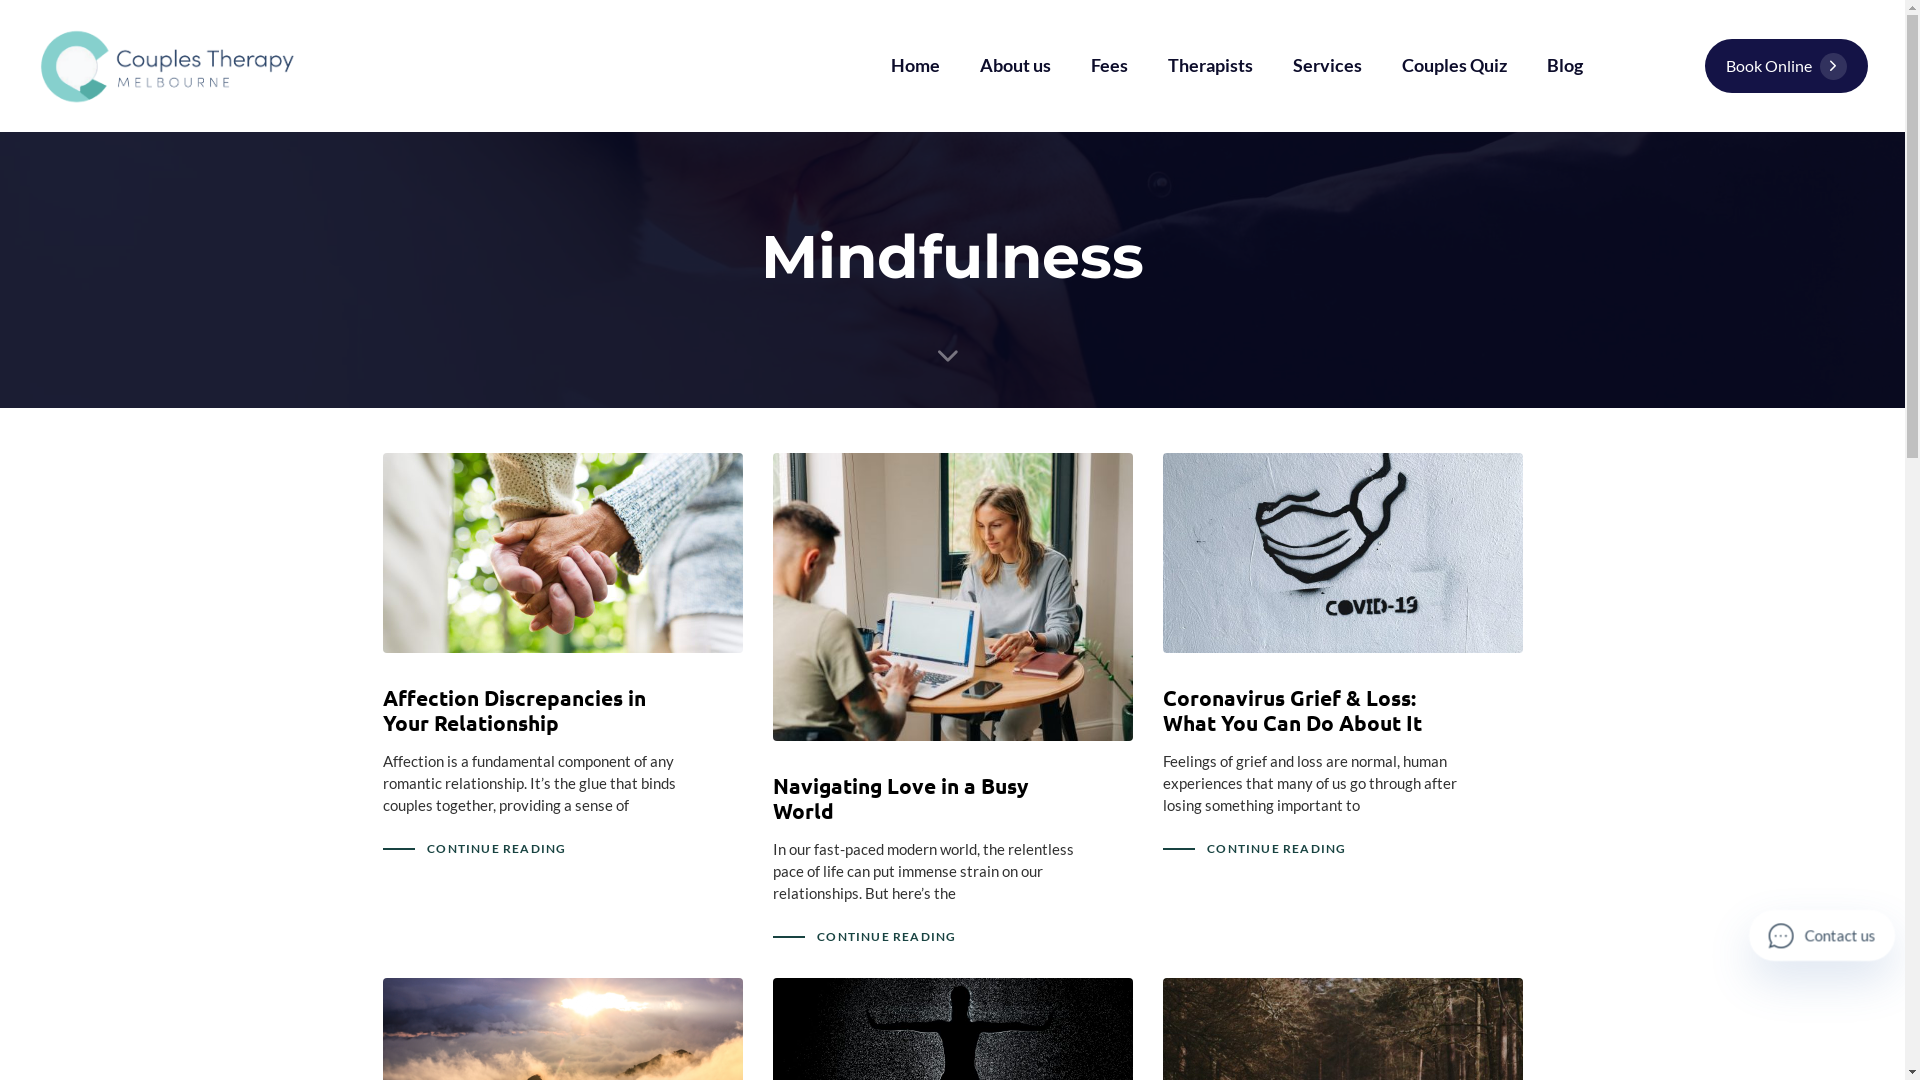 This screenshot has width=1920, height=1080. Describe the element at coordinates (1563, 64) in the screenshot. I see `'Blog'` at that location.